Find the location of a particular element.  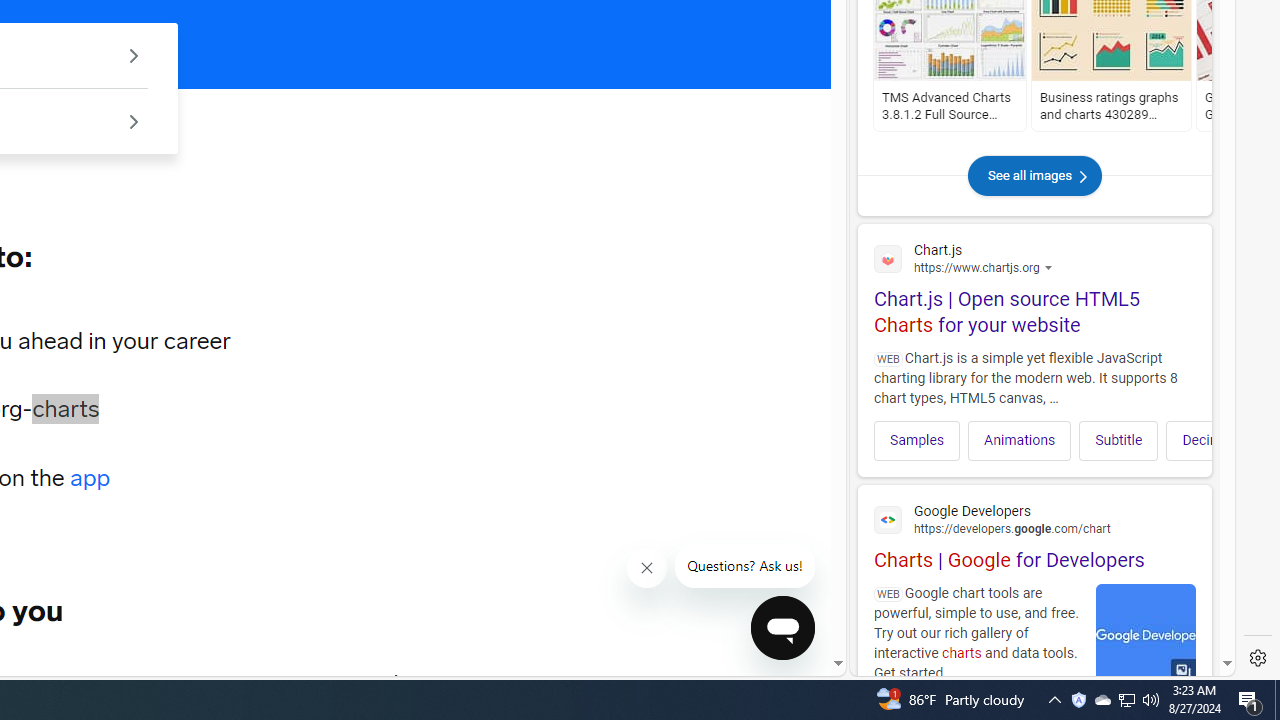

'Charts | Google for Developers' is located at coordinates (1034, 533).